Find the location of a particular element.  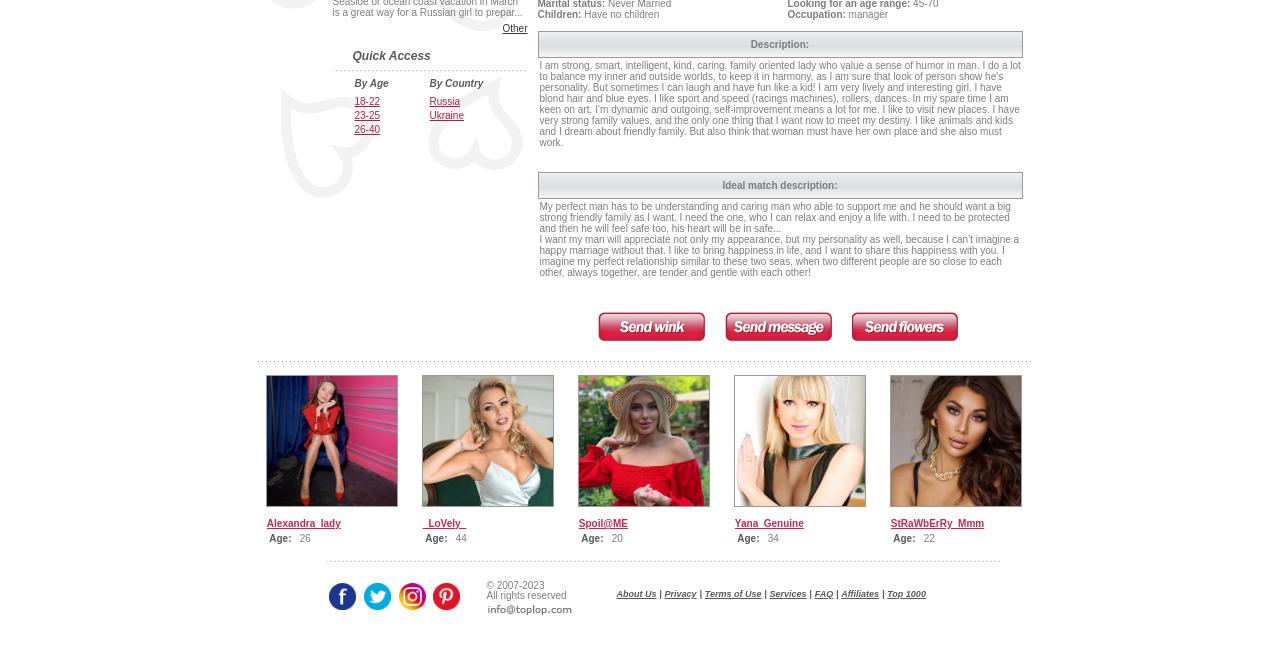

'Spoil@ME' is located at coordinates (602, 523).